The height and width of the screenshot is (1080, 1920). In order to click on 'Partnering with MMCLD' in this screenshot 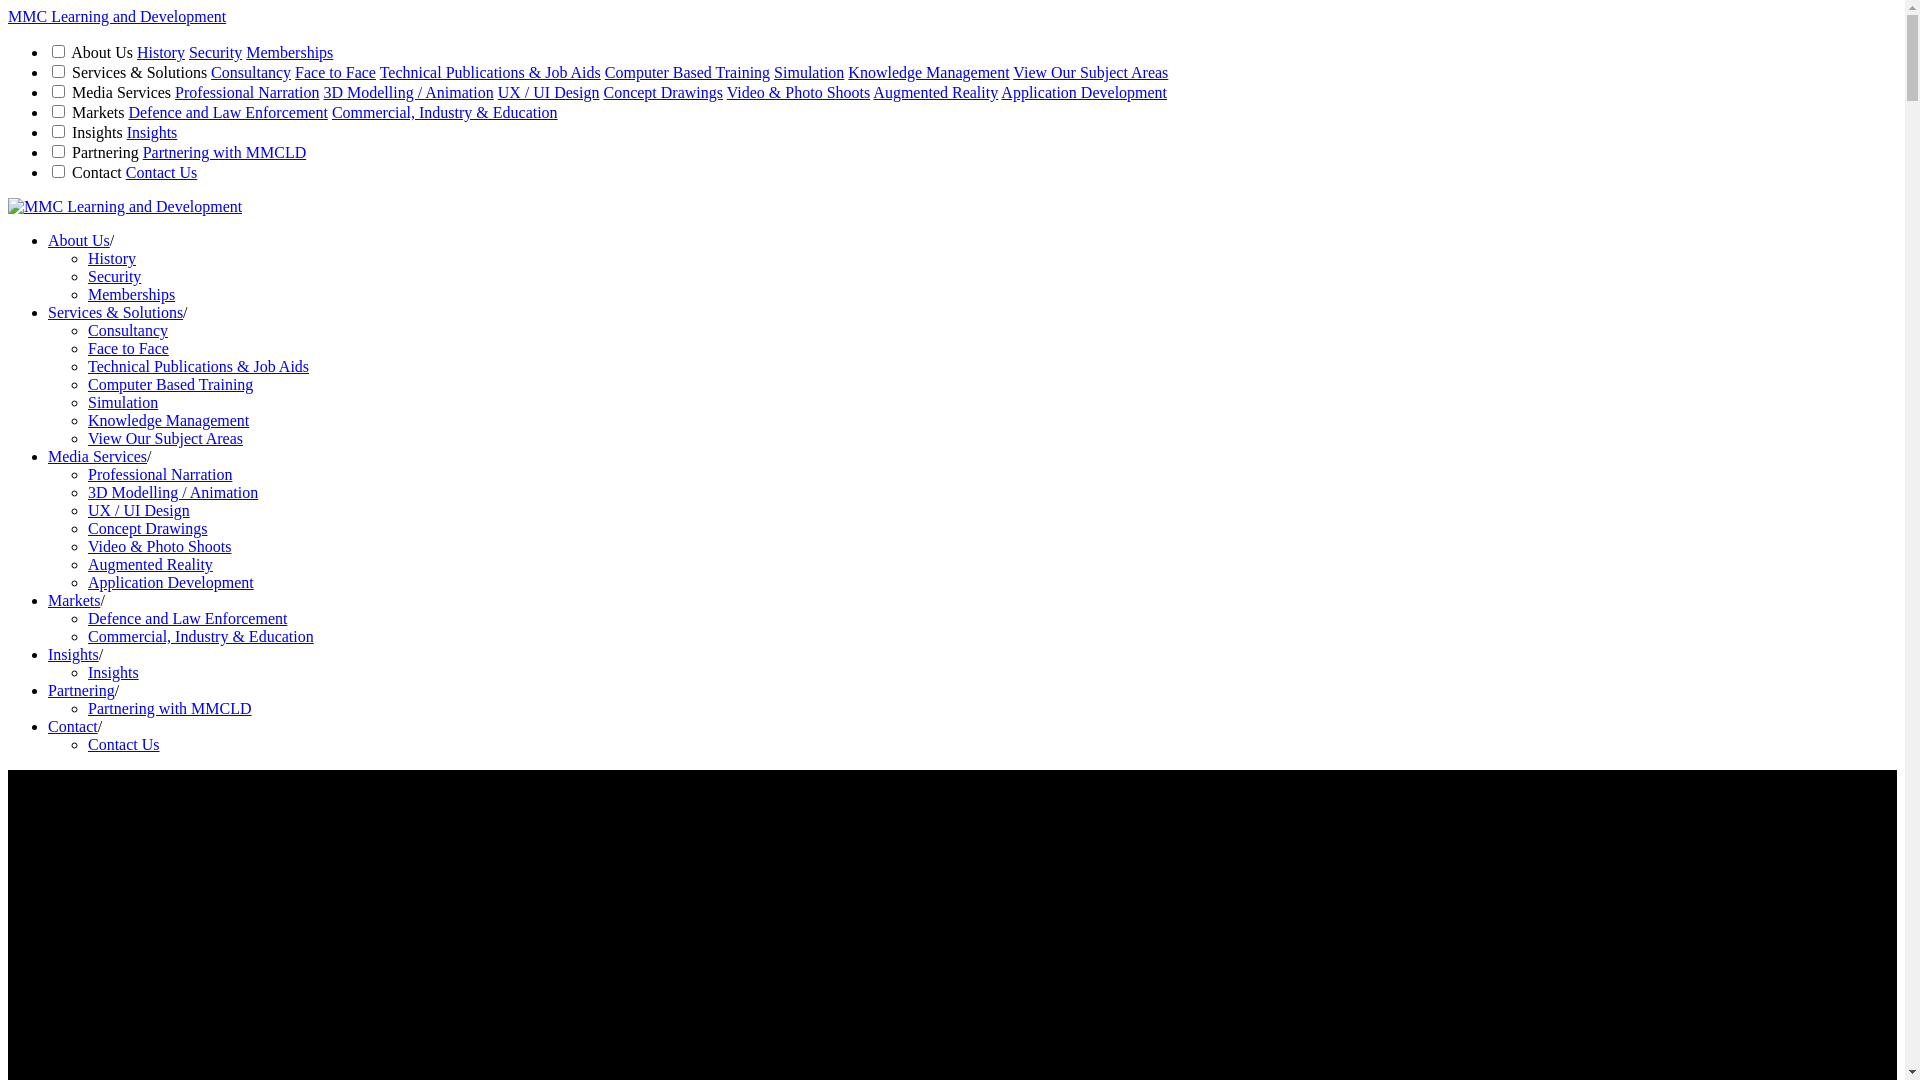, I will do `click(225, 151)`.